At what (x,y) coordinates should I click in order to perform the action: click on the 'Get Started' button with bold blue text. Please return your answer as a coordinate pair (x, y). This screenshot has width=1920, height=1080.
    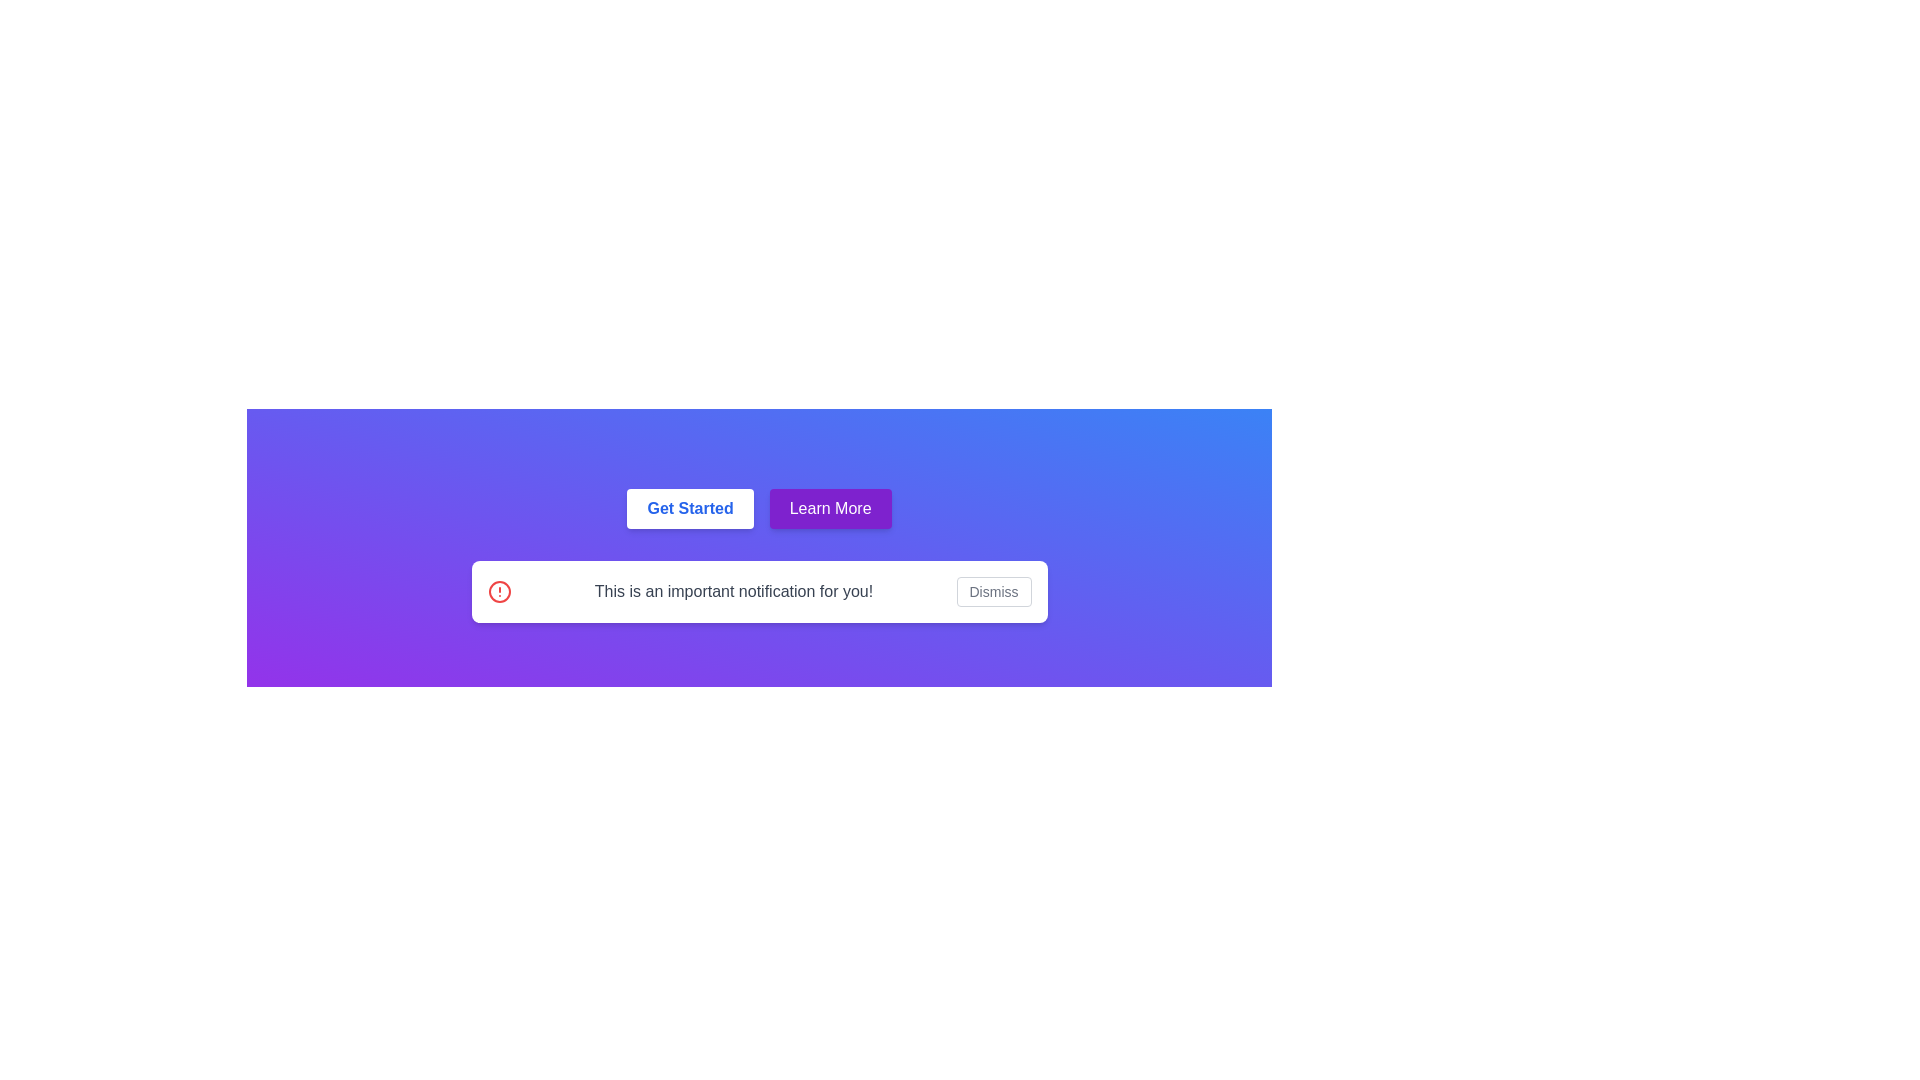
    Looking at the image, I should click on (690, 508).